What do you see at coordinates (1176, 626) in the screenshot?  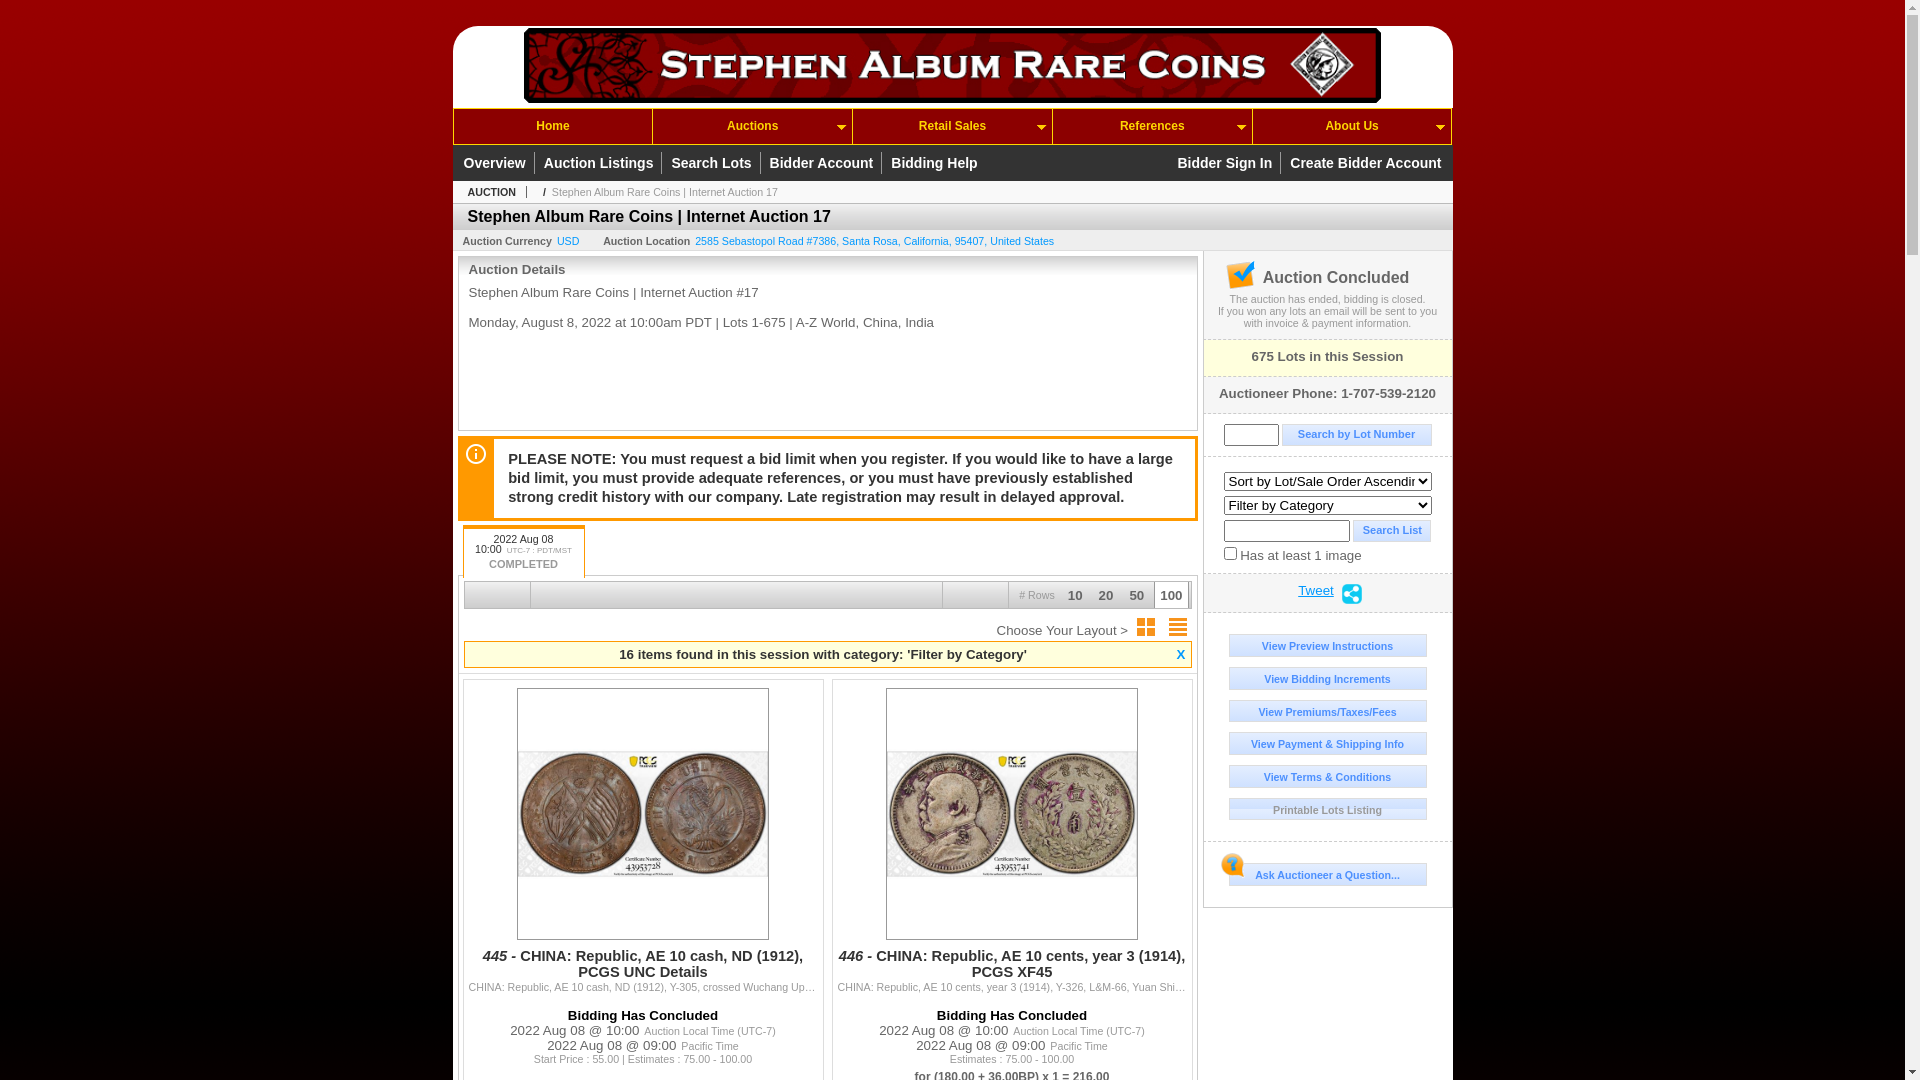 I see `'Switch to List View'` at bounding box center [1176, 626].